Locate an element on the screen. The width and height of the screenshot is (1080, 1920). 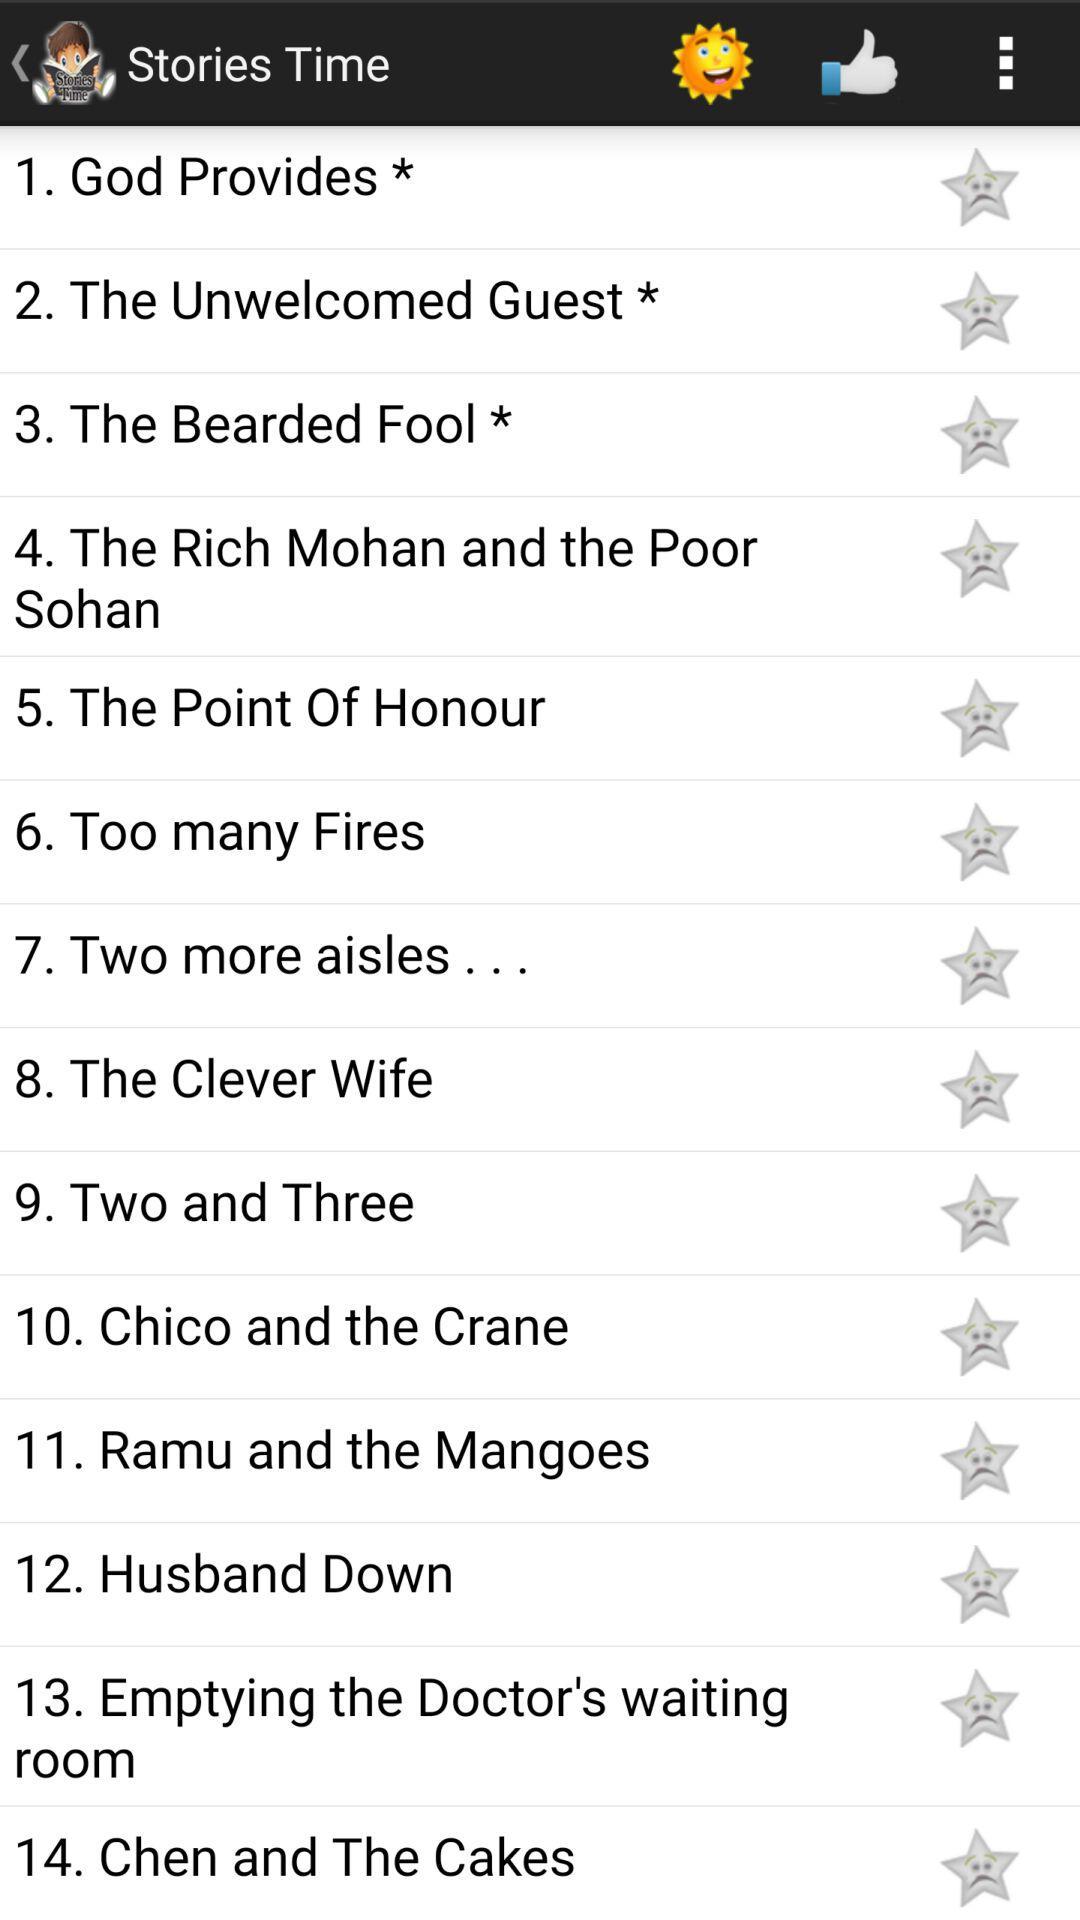
10 chico and icon is located at coordinates (452, 1324).